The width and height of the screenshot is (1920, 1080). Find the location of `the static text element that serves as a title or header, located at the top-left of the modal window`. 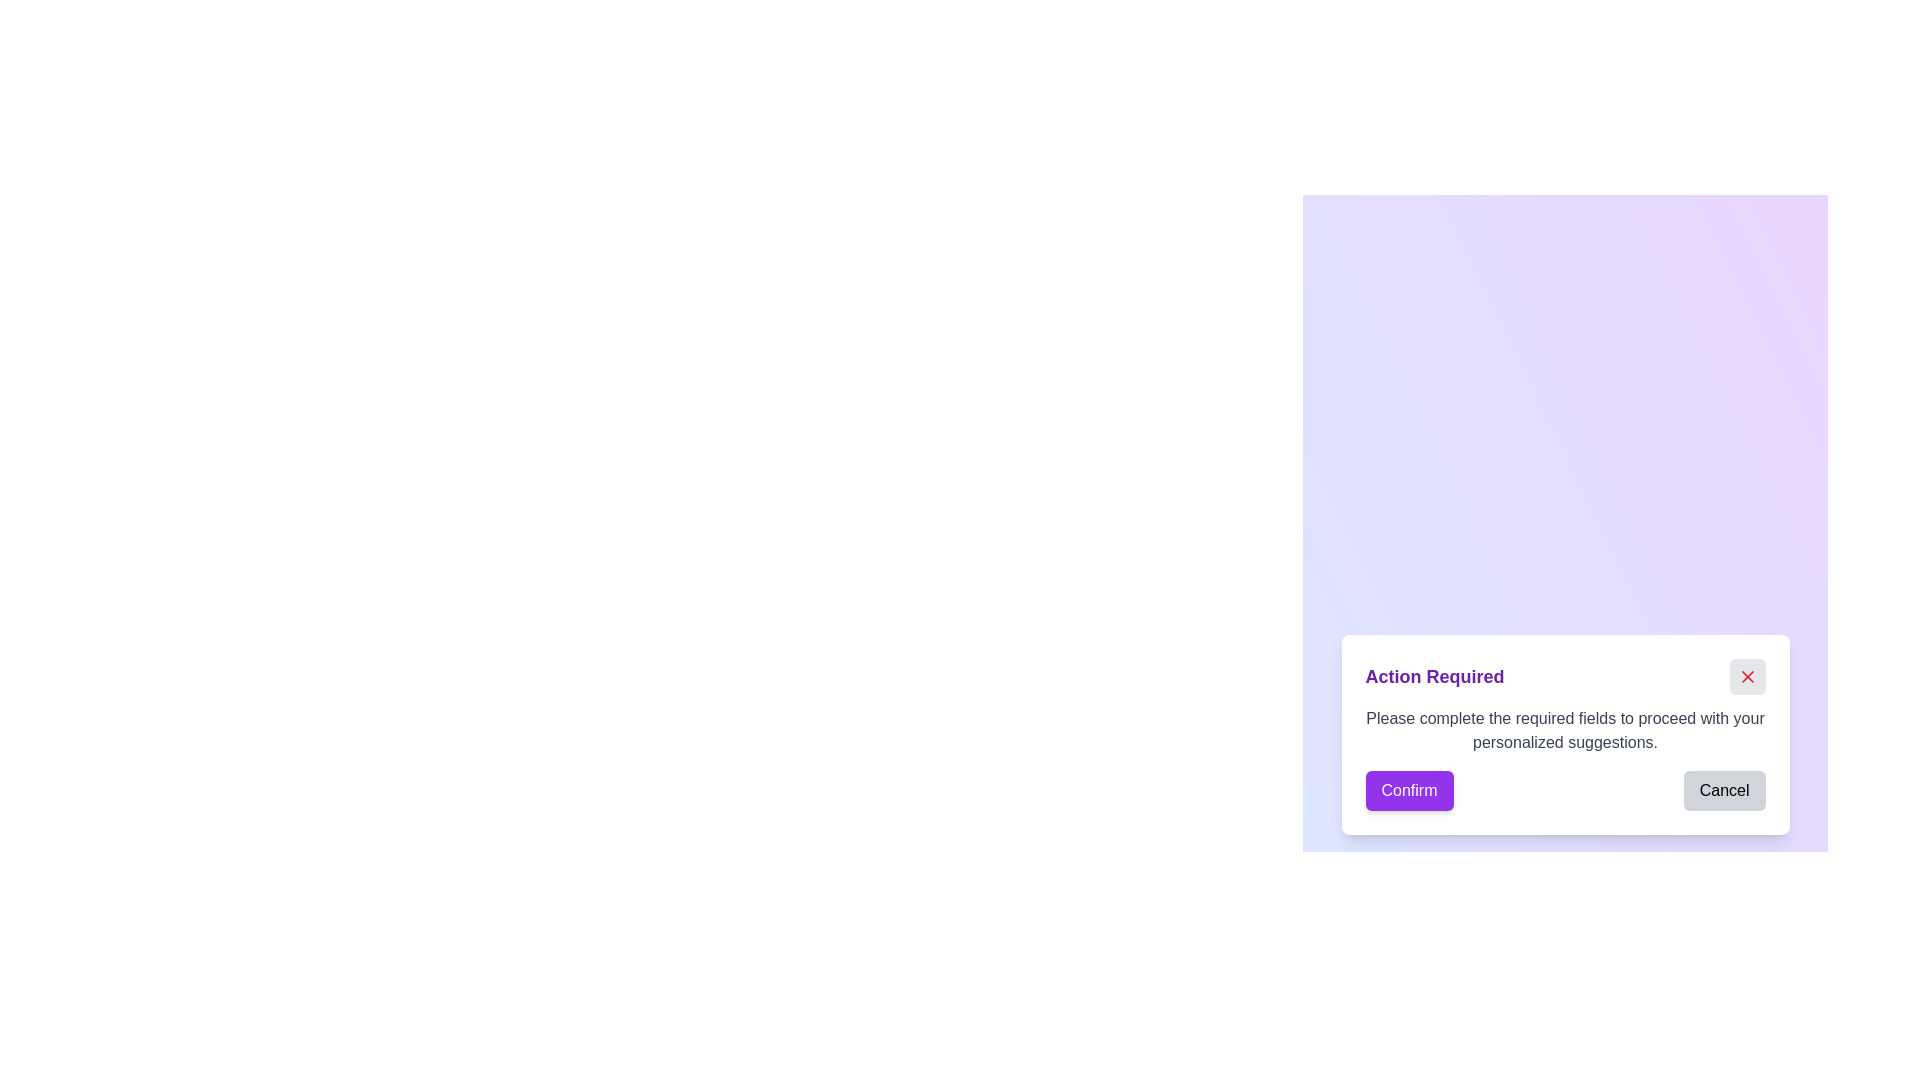

the static text element that serves as a title or header, located at the top-left of the modal window is located at coordinates (1434, 676).